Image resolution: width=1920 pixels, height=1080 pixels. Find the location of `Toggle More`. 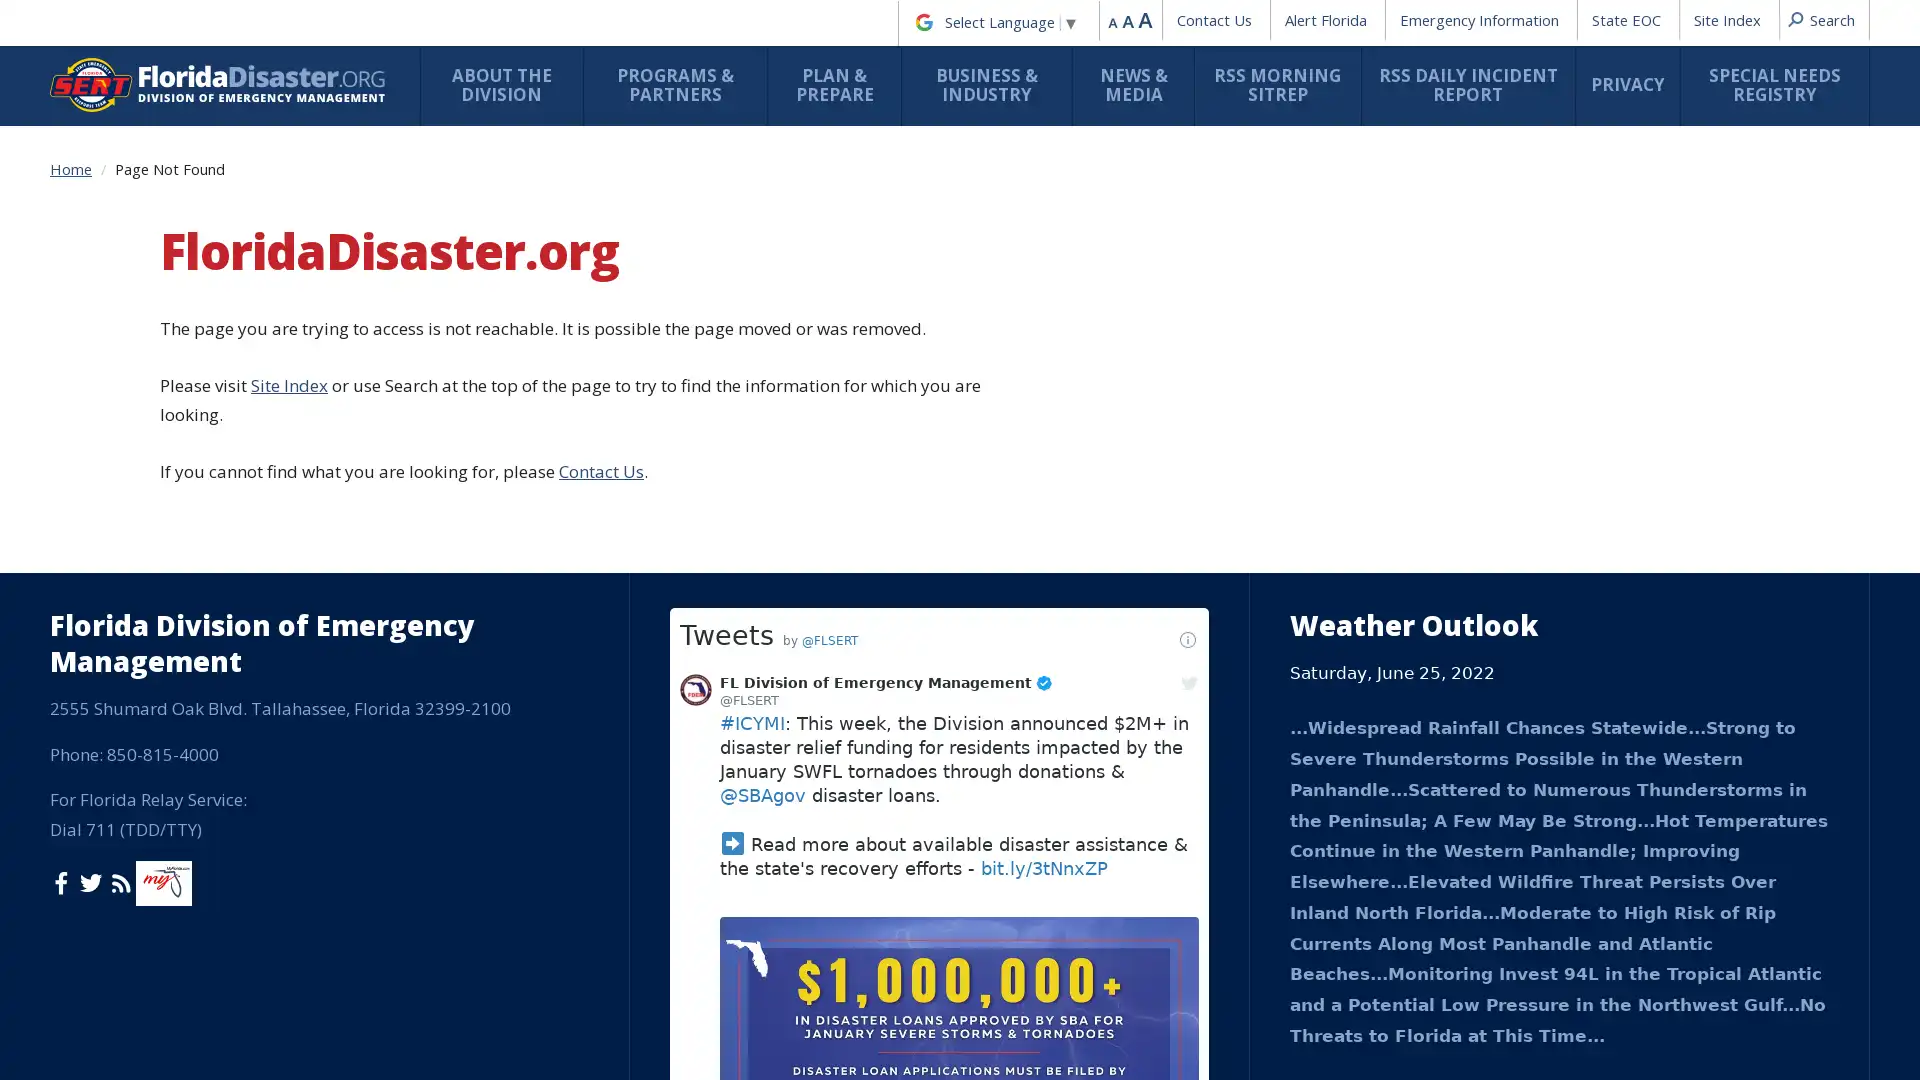

Toggle More is located at coordinates (948, 401).